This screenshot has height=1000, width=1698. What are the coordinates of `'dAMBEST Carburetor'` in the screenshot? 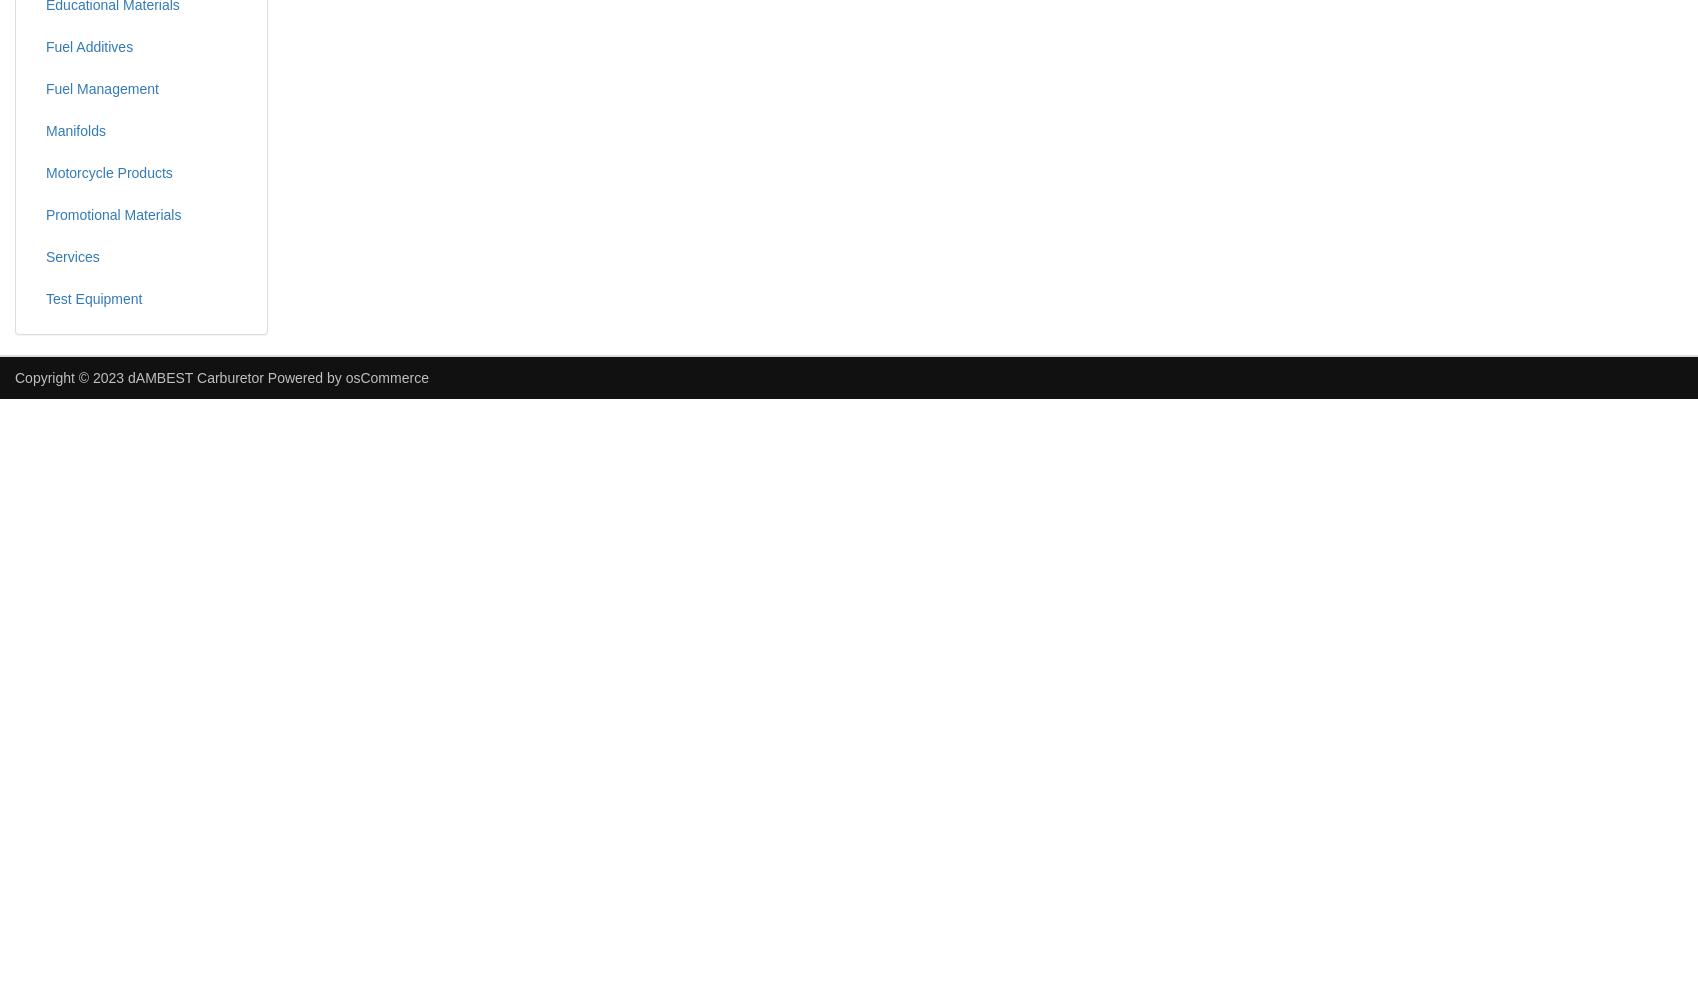 It's located at (127, 377).